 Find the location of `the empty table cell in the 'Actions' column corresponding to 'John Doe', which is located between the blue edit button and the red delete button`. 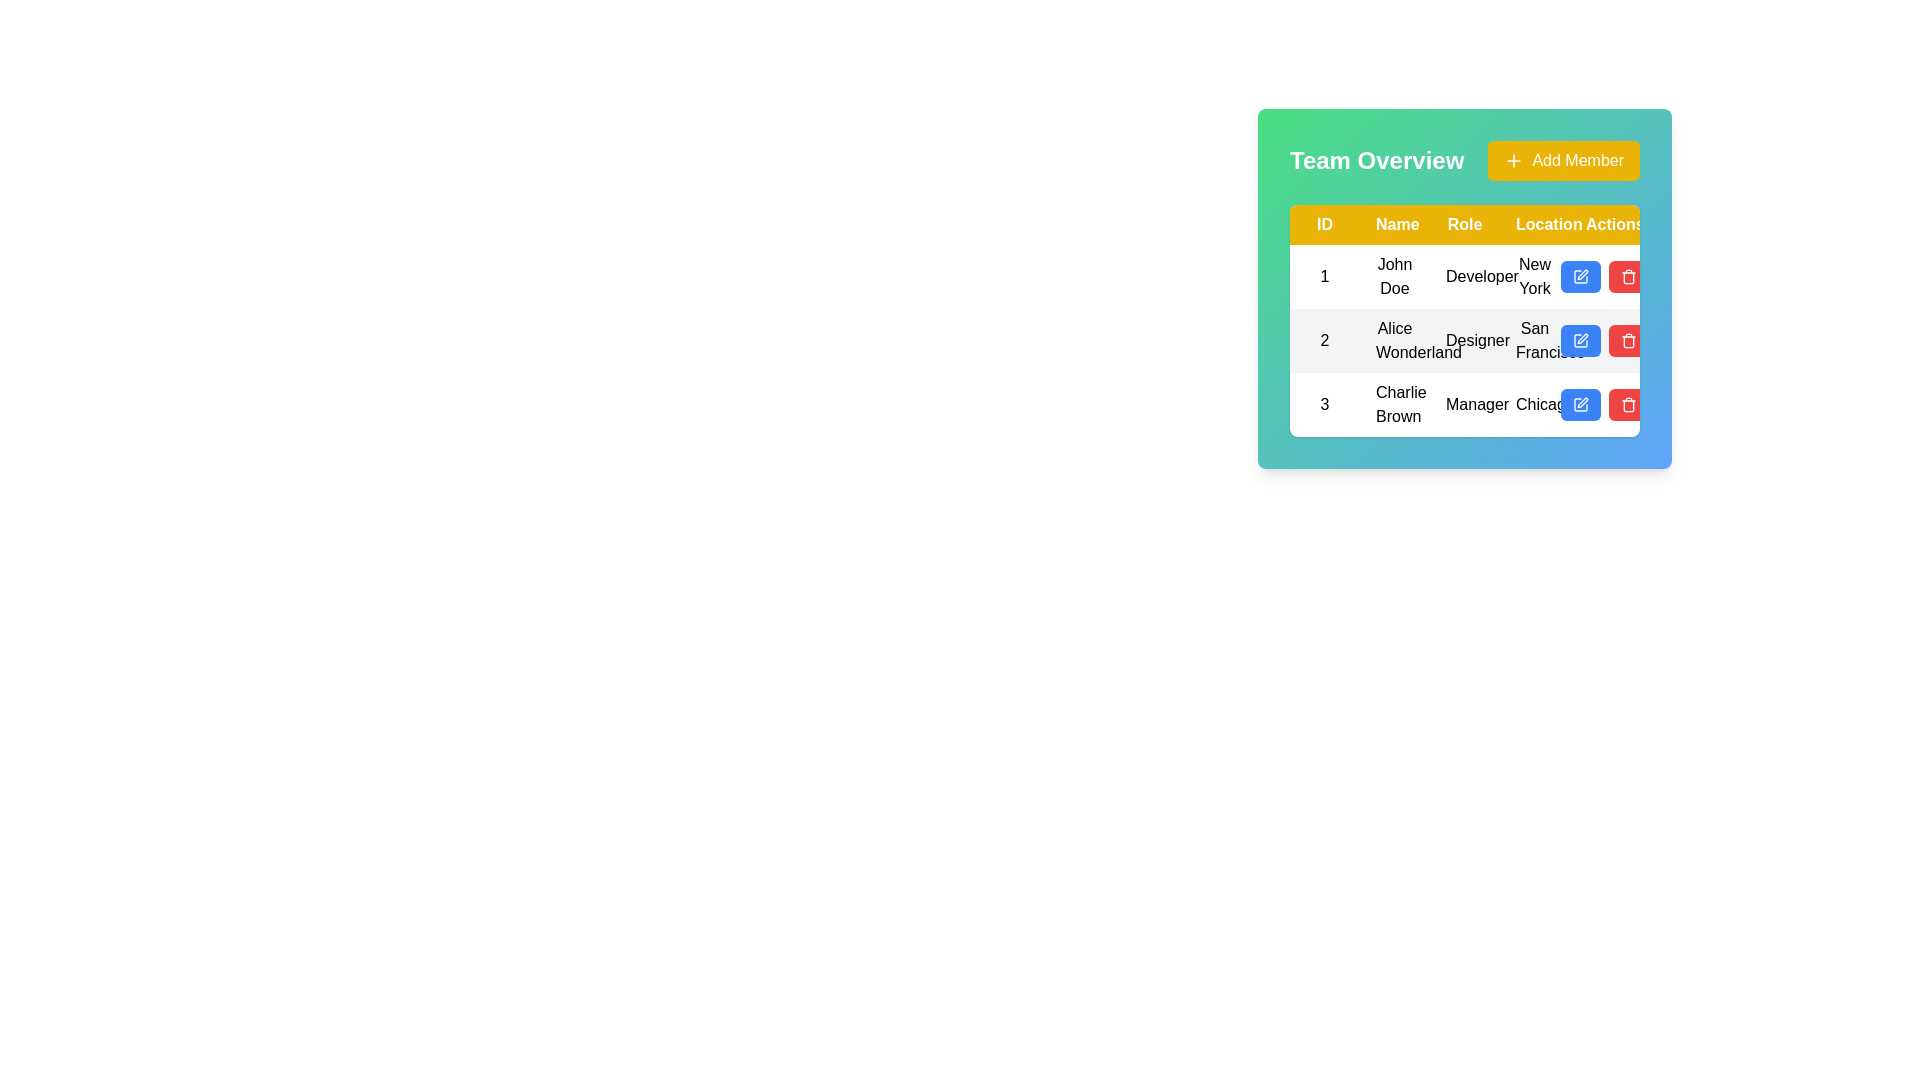

the empty table cell in the 'Actions' column corresponding to 'John Doe', which is located between the blue edit button and the red delete button is located at coordinates (1604, 277).